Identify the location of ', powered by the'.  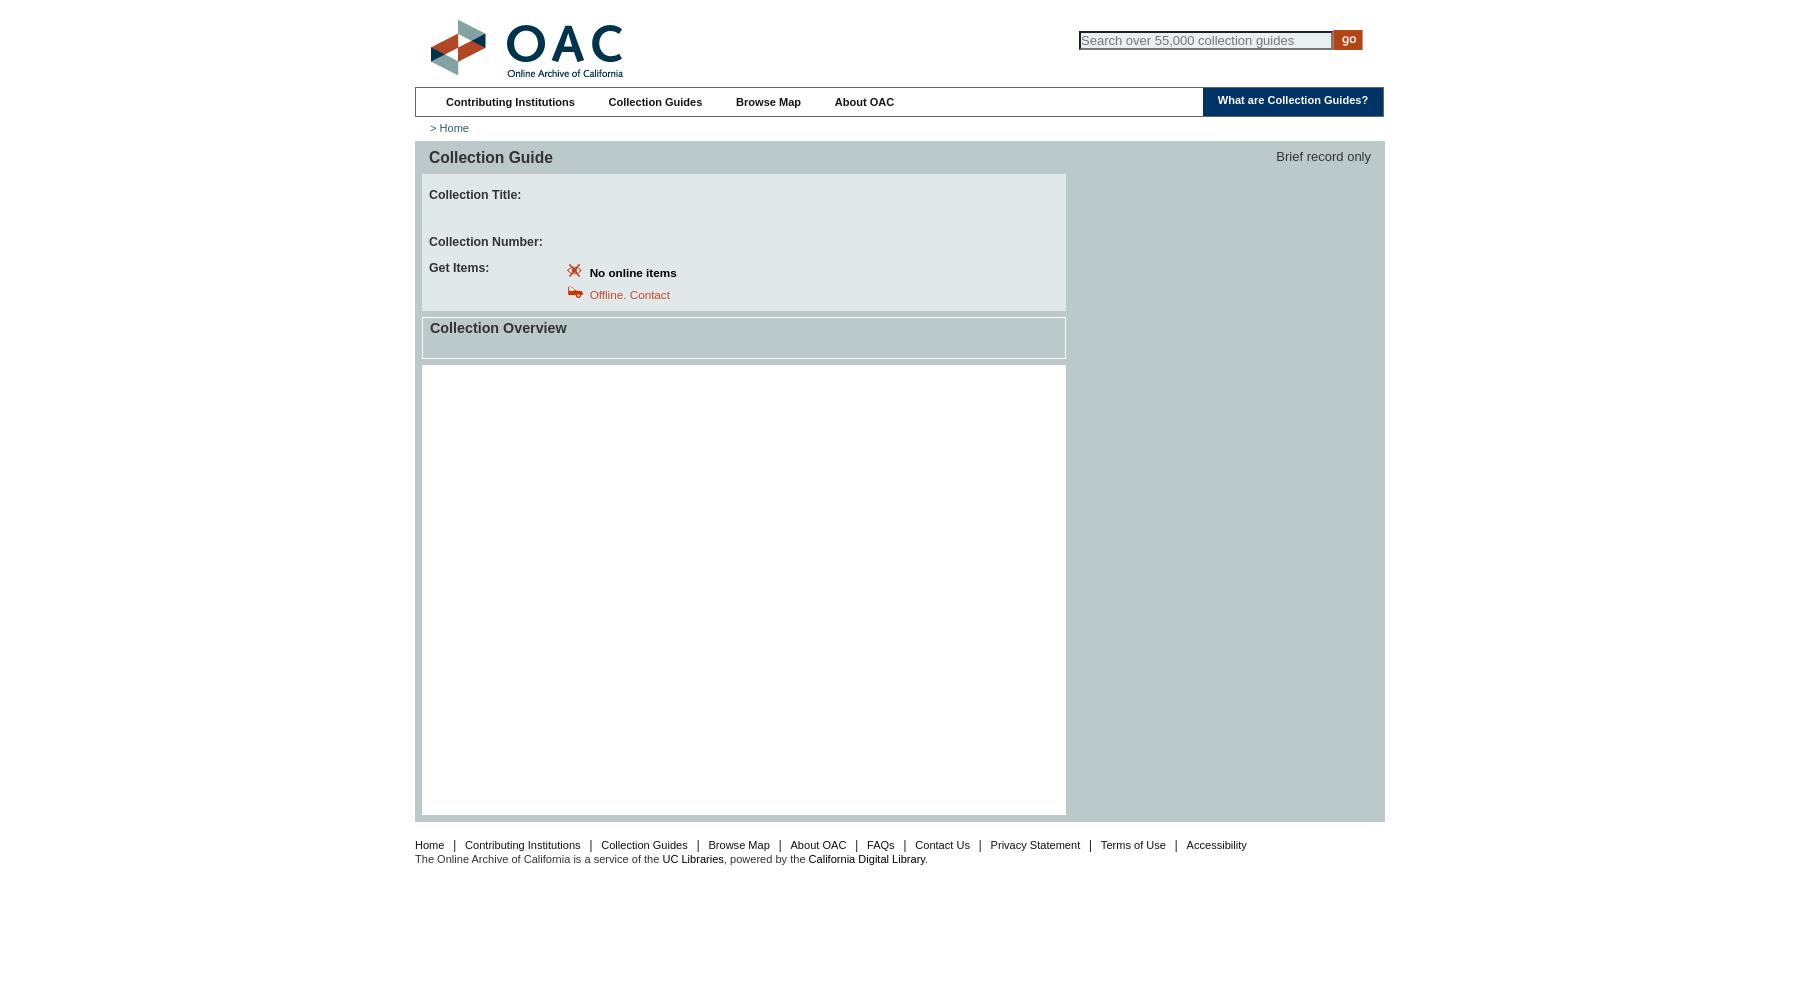
(764, 857).